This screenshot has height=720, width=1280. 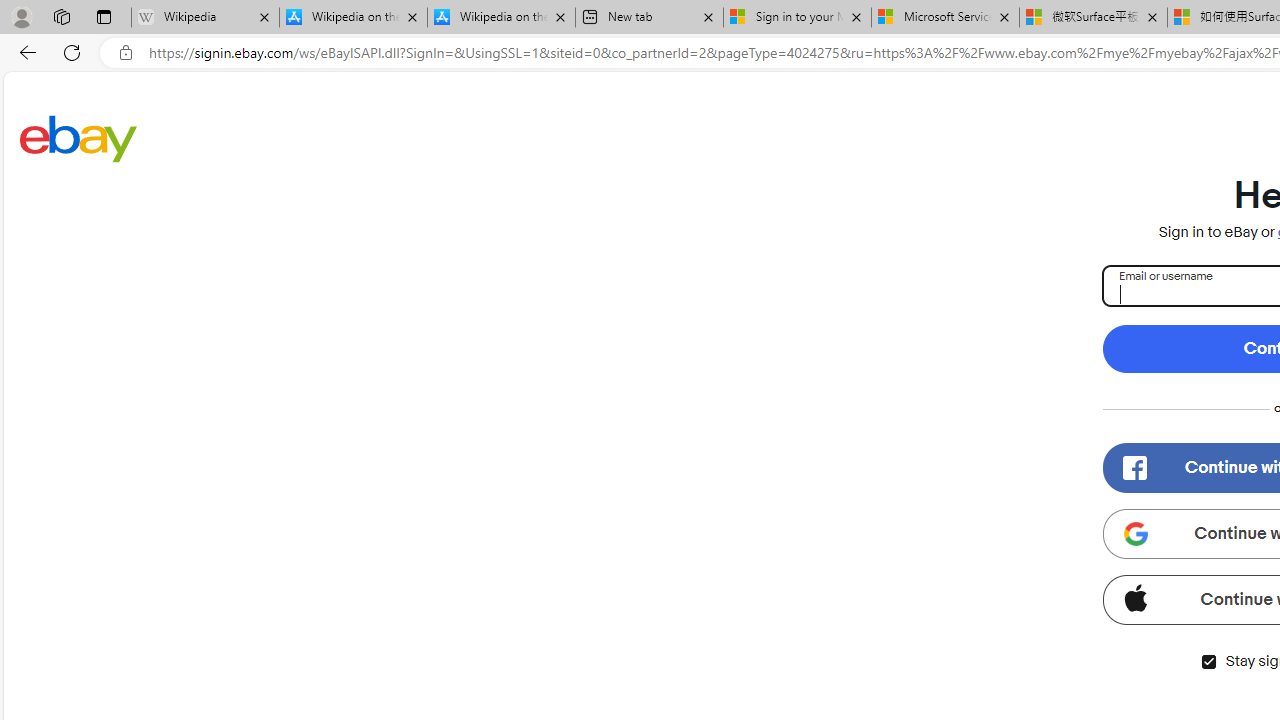 I want to click on 'eBay Home', so click(x=78, y=137).